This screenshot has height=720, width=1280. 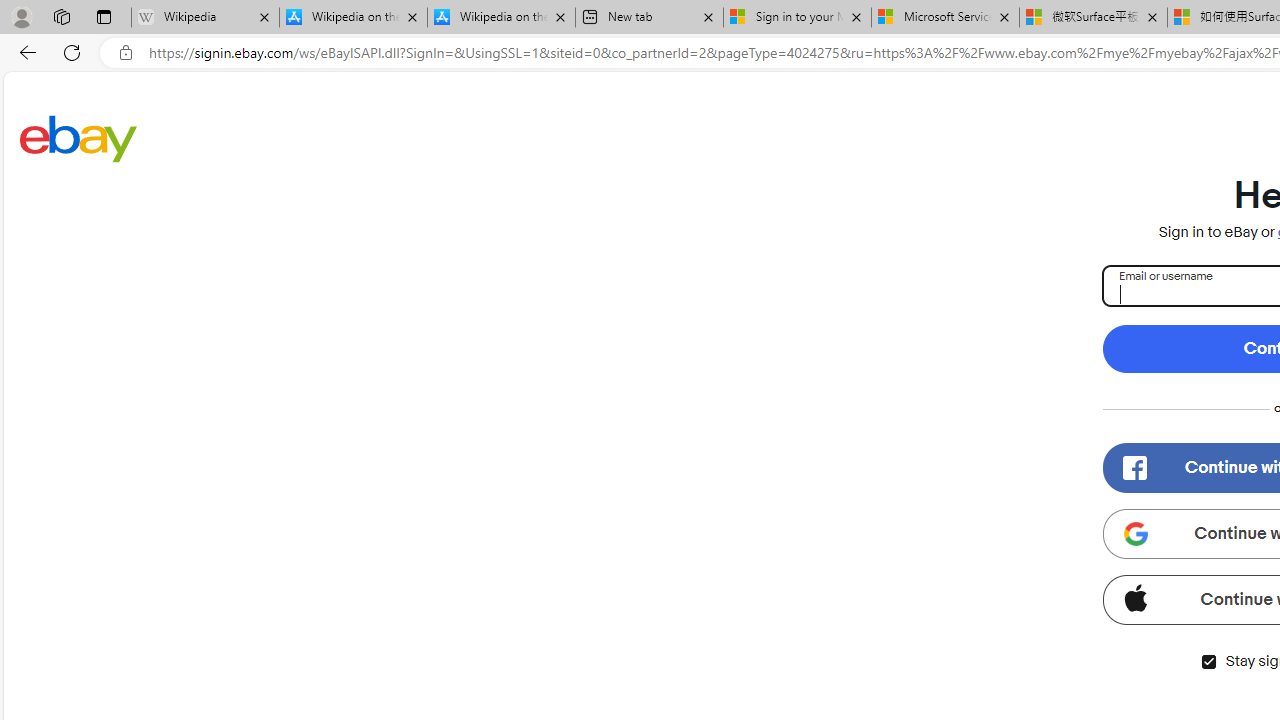 I want to click on 'eBay Home', so click(x=78, y=137).